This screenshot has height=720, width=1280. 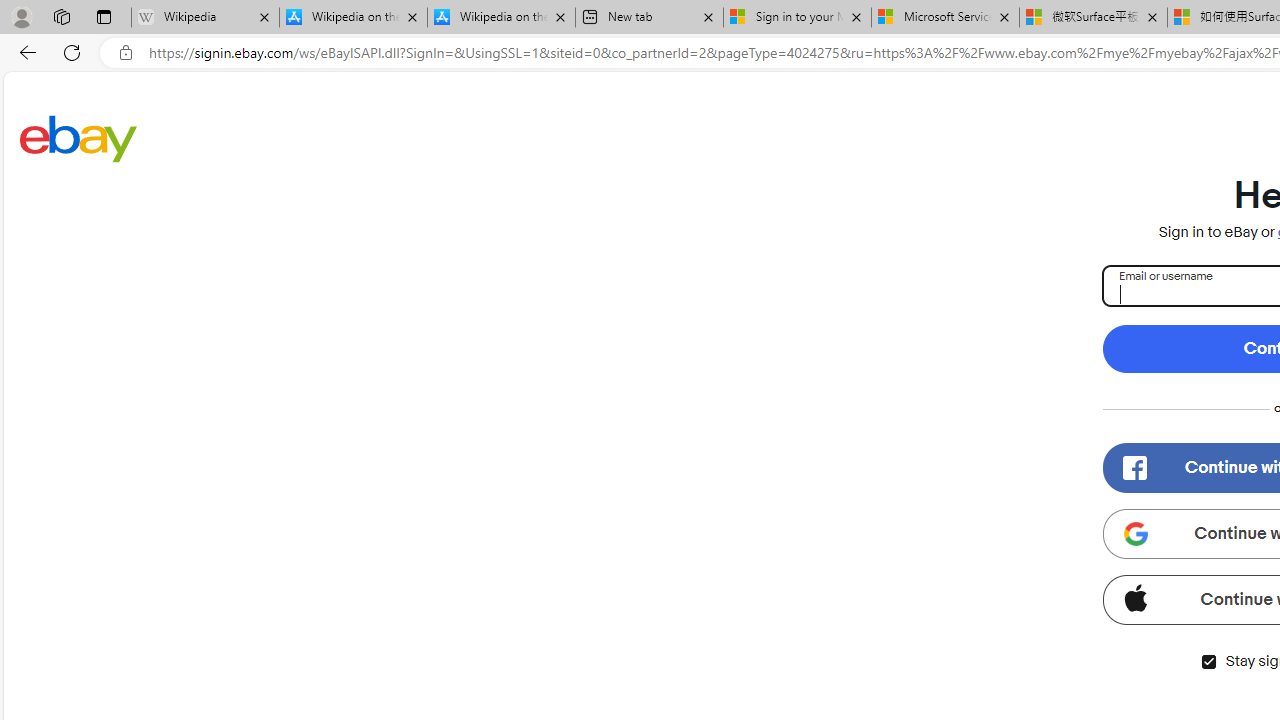 I want to click on 'eBay Home', so click(x=78, y=137).